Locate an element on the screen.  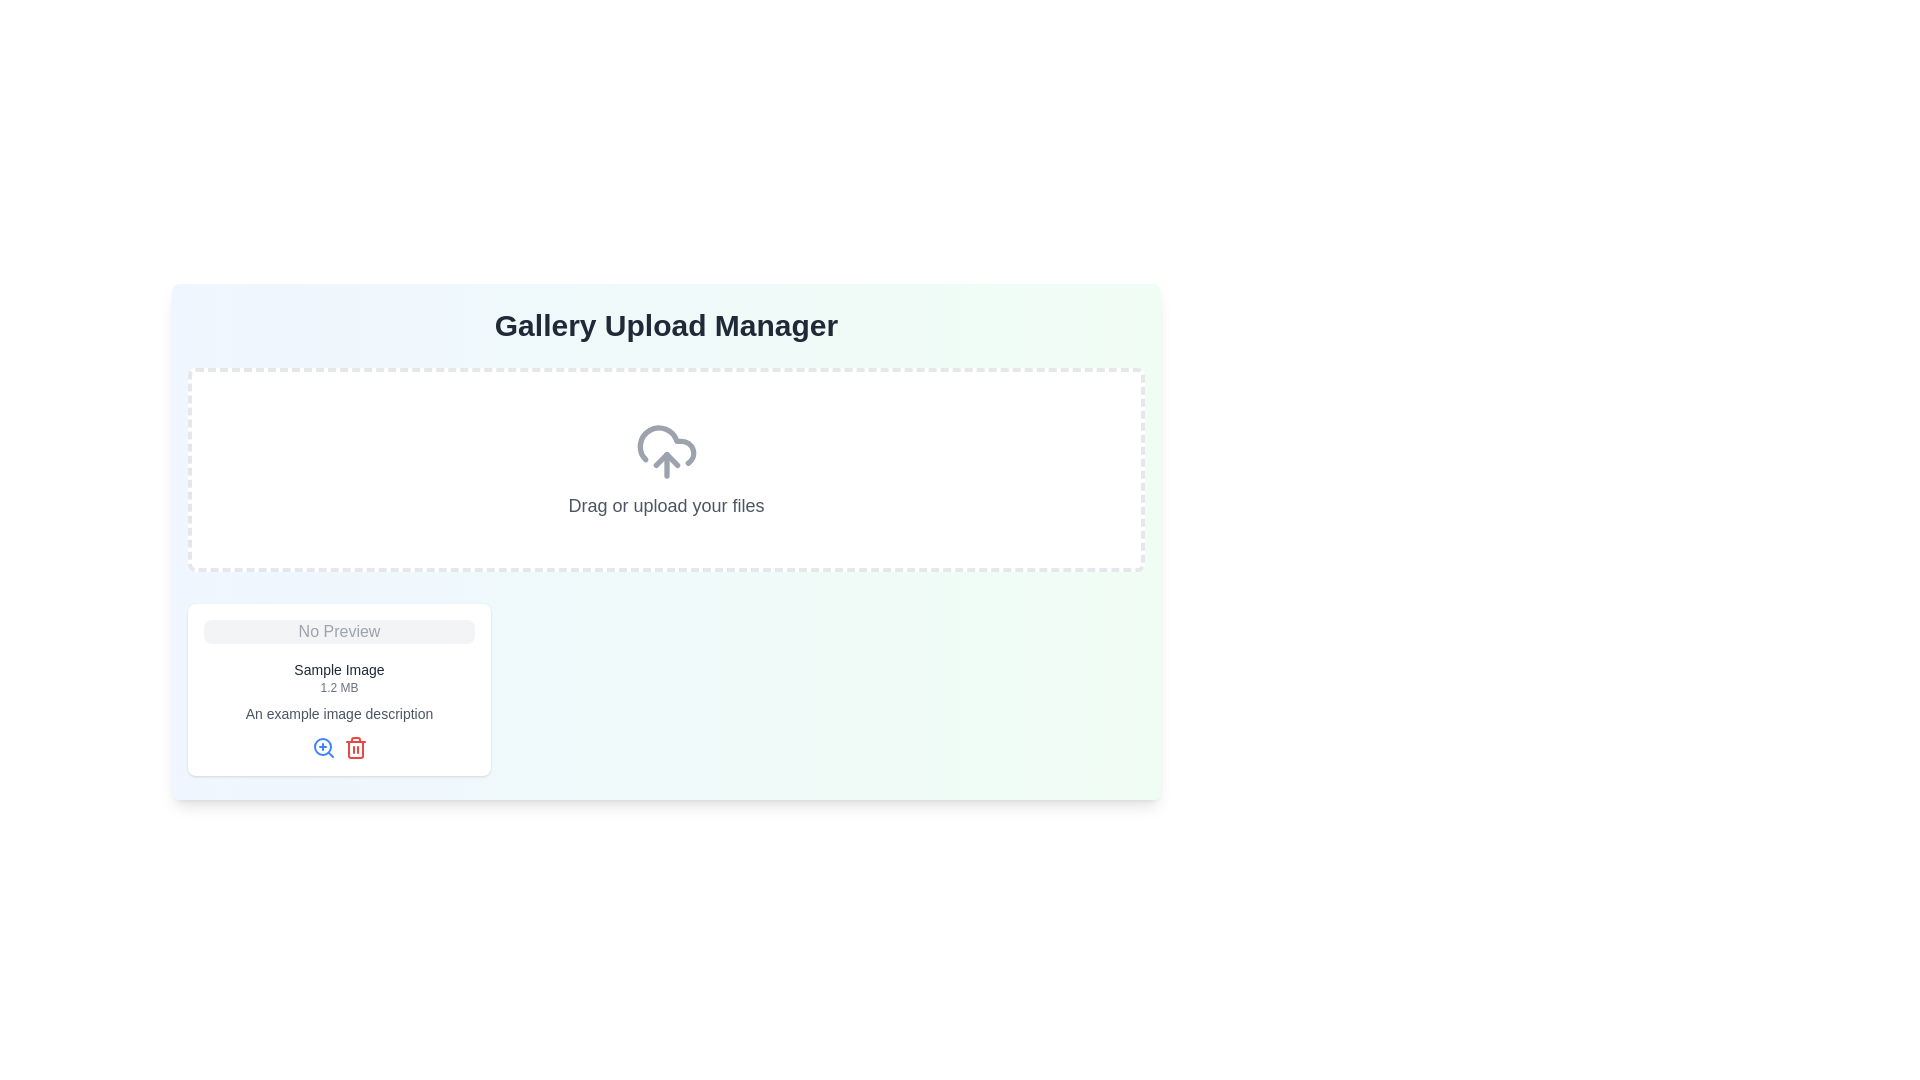
header text of the title element located at the top center of the gallery uploads section, which informs the user about managing gallery uploads is located at coordinates (666, 325).